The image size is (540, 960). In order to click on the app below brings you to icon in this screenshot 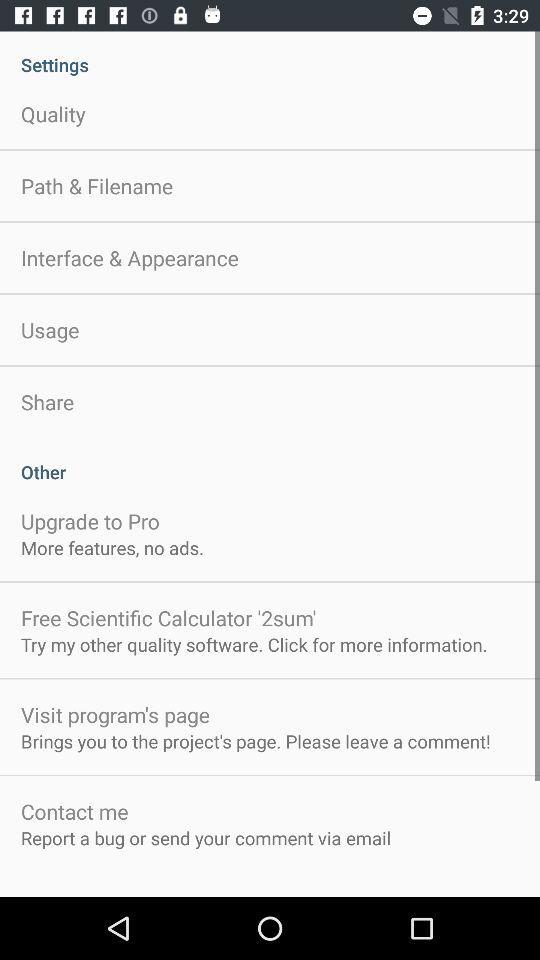, I will do `click(73, 811)`.